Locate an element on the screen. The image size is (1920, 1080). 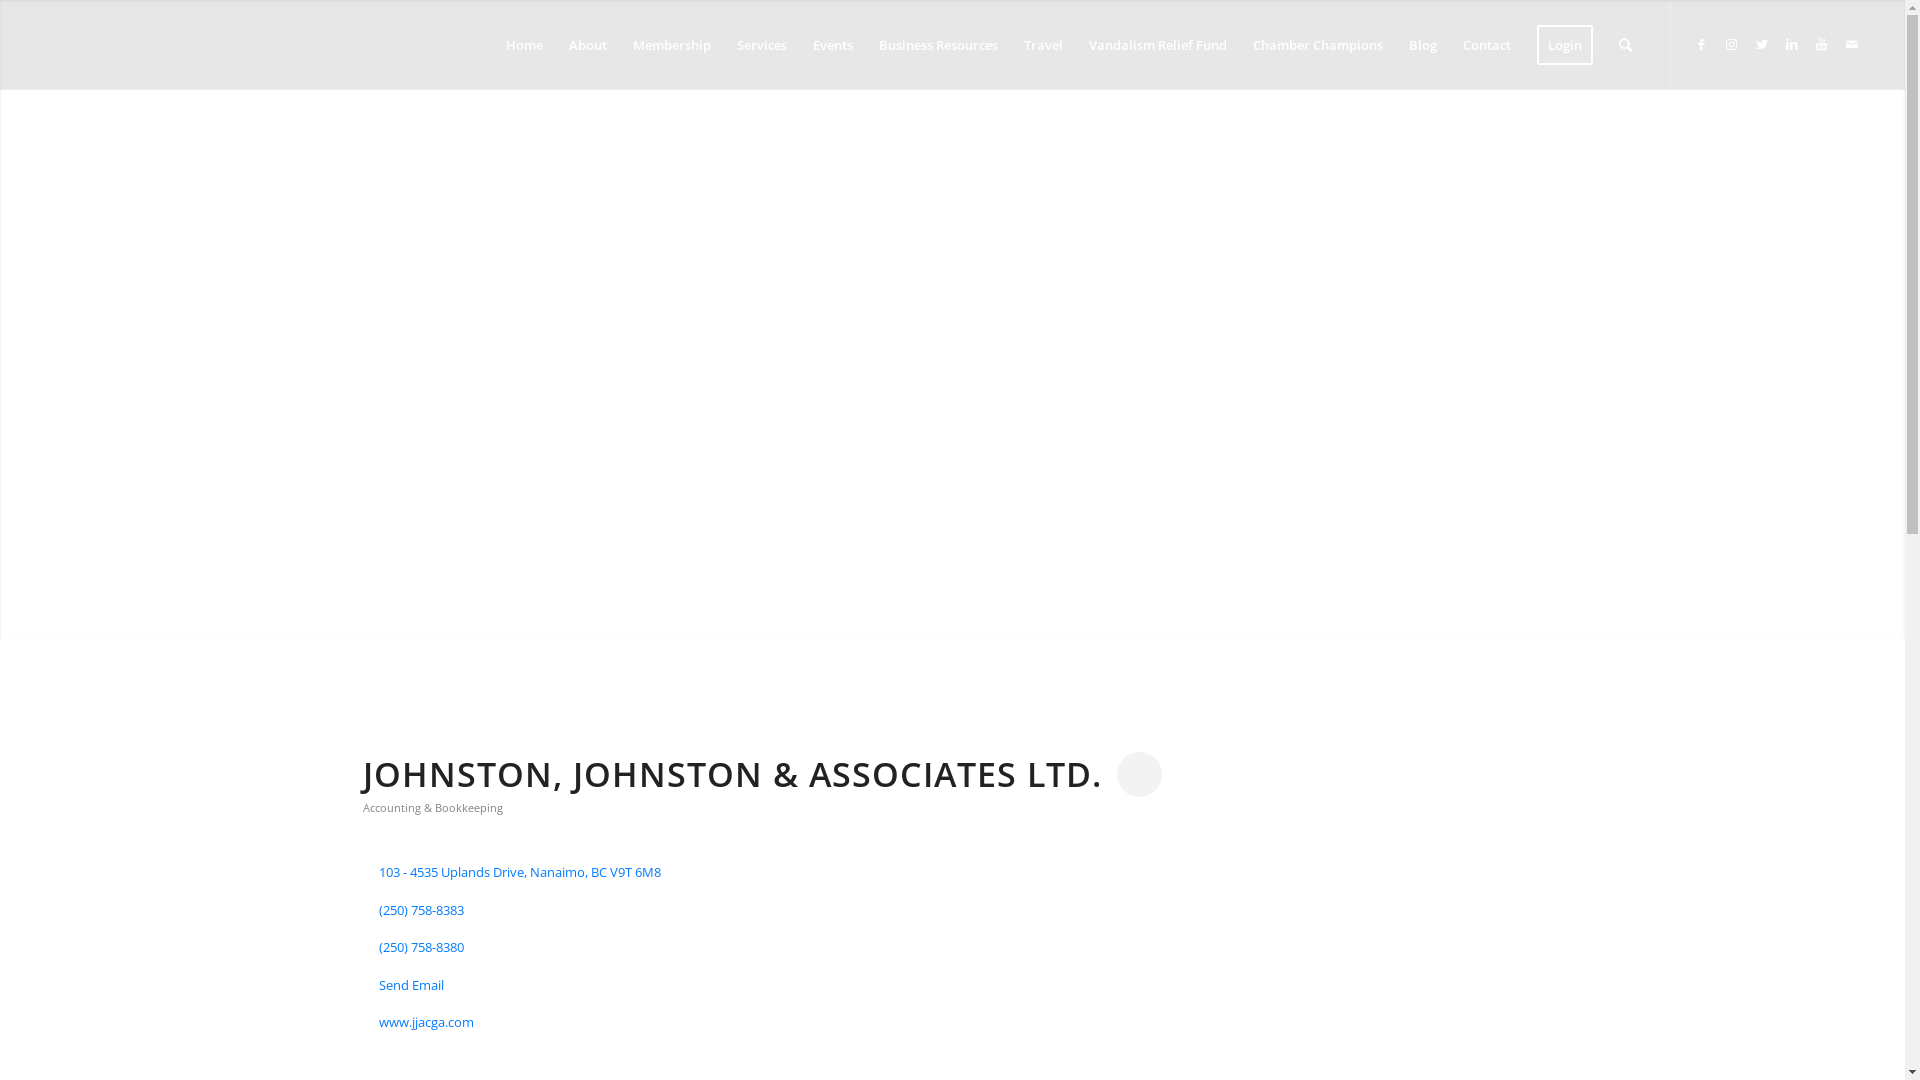
'Vandalism Relief Fund' is located at coordinates (1074, 45).